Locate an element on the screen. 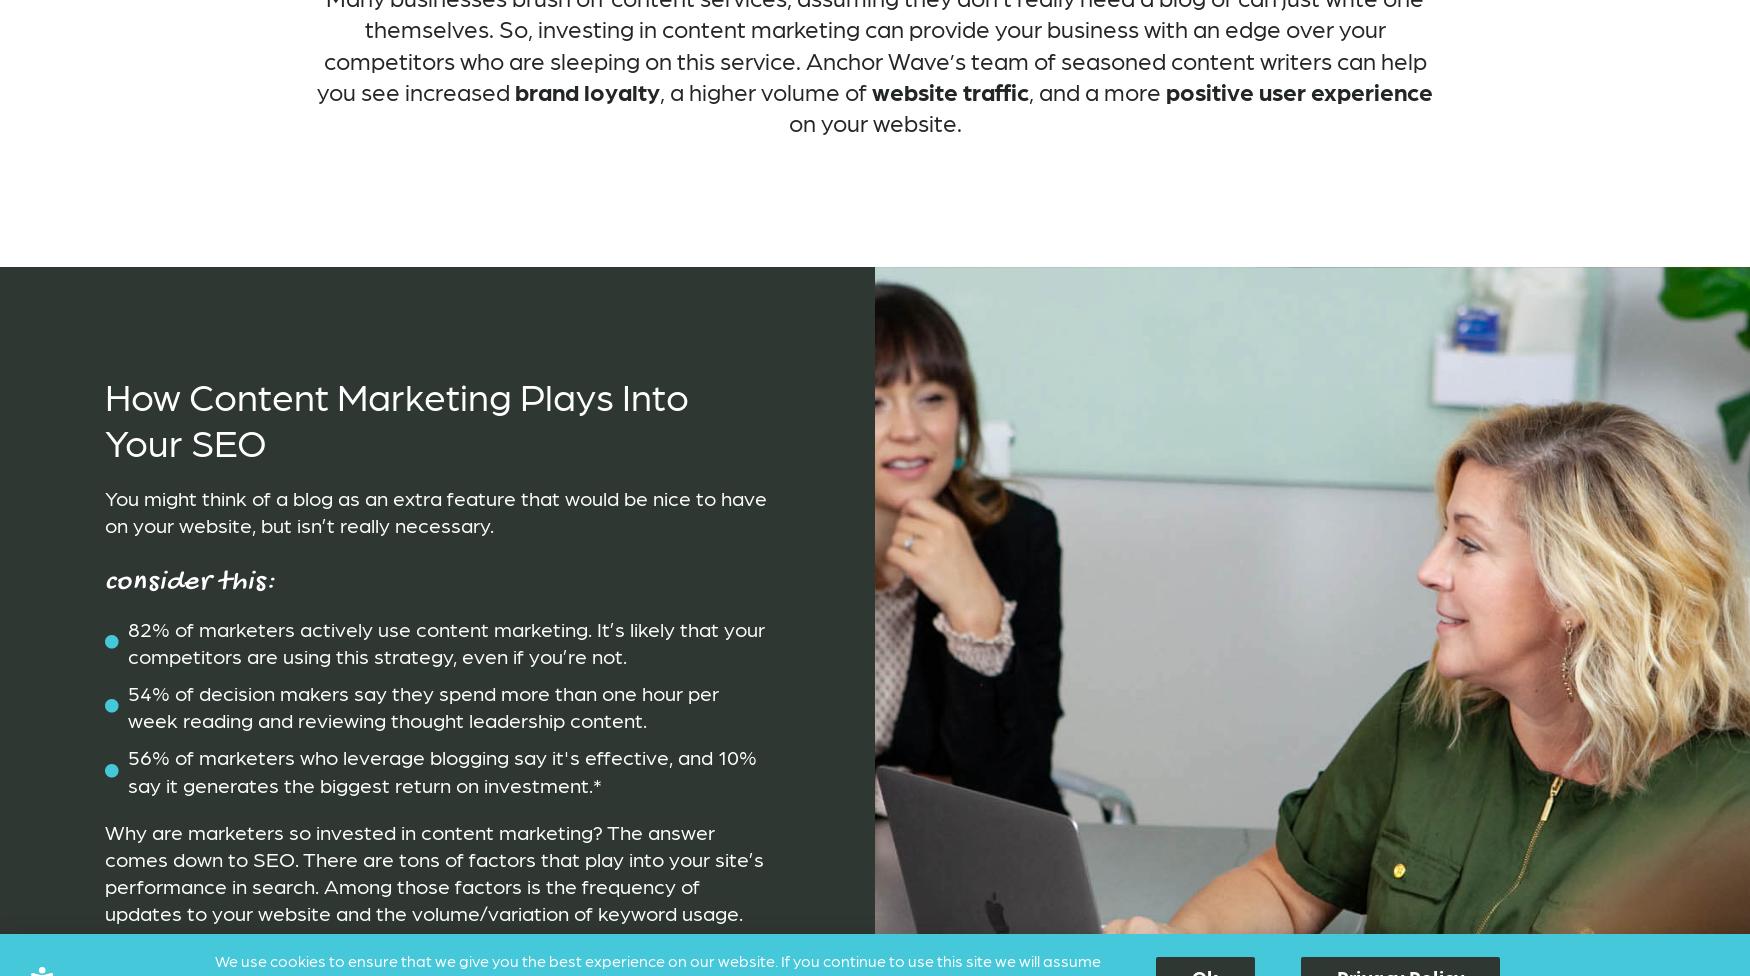  '54% of decision makers say they spend more than one hour per week reading and reviewing thought leadership content.' is located at coordinates (421, 705).